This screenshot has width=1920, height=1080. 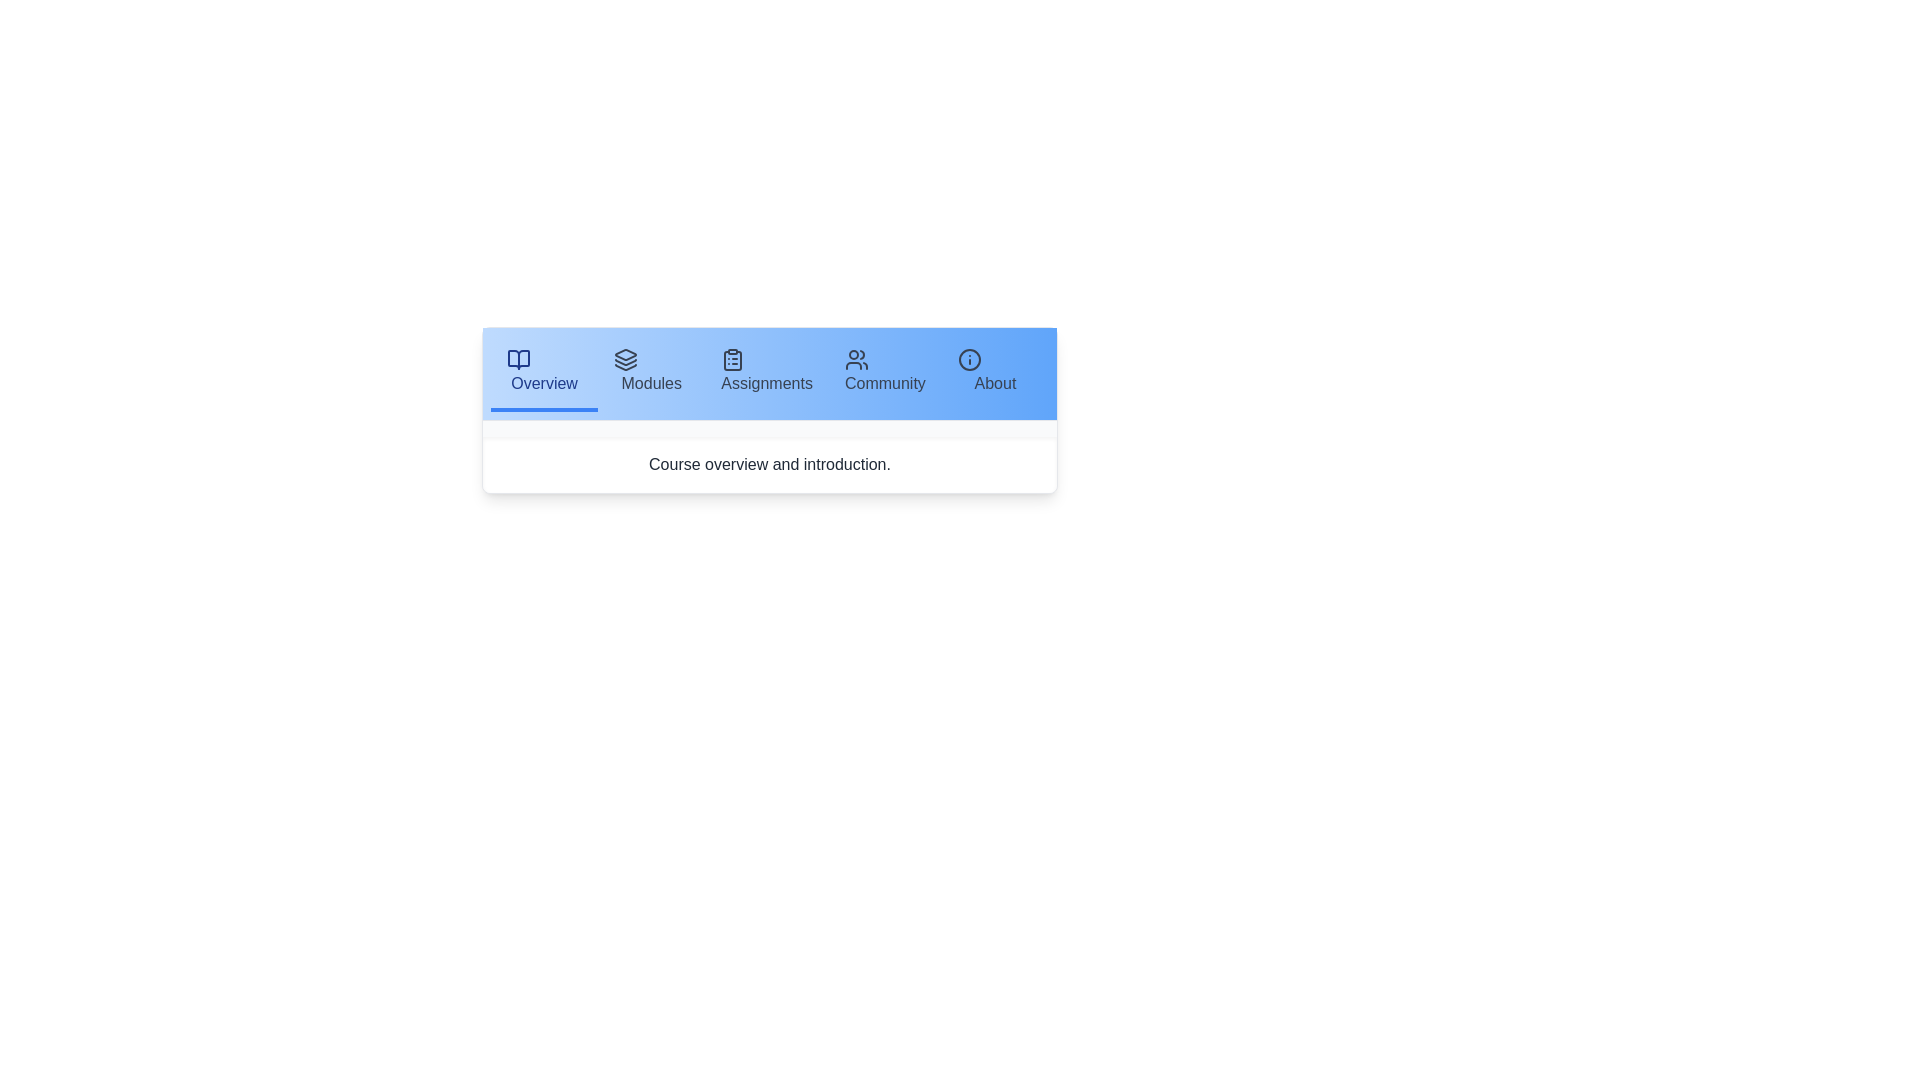 What do you see at coordinates (544, 374) in the screenshot?
I see `the 'Overview' tab` at bounding box center [544, 374].